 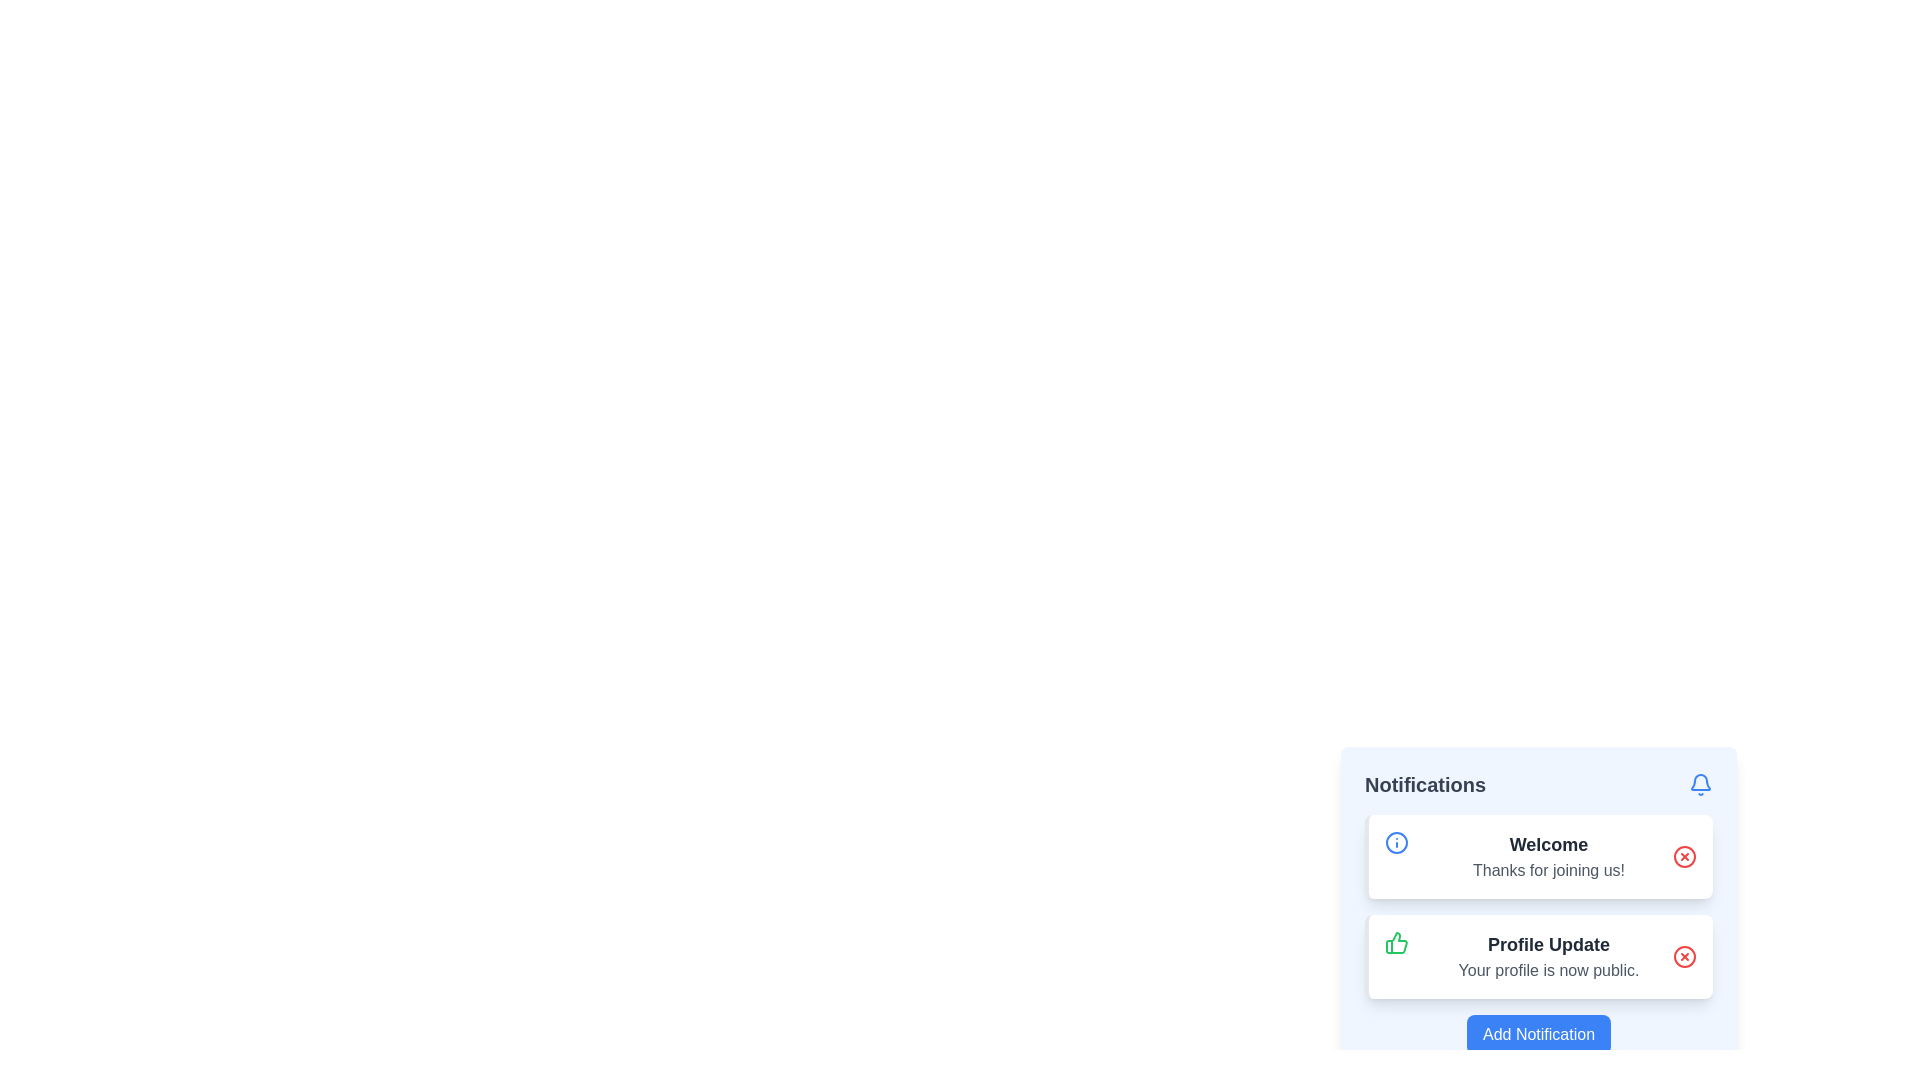 What do you see at coordinates (1683, 955) in the screenshot?
I see `the dismiss button located at the top-right corner of the 'Profile Update' notification` at bounding box center [1683, 955].